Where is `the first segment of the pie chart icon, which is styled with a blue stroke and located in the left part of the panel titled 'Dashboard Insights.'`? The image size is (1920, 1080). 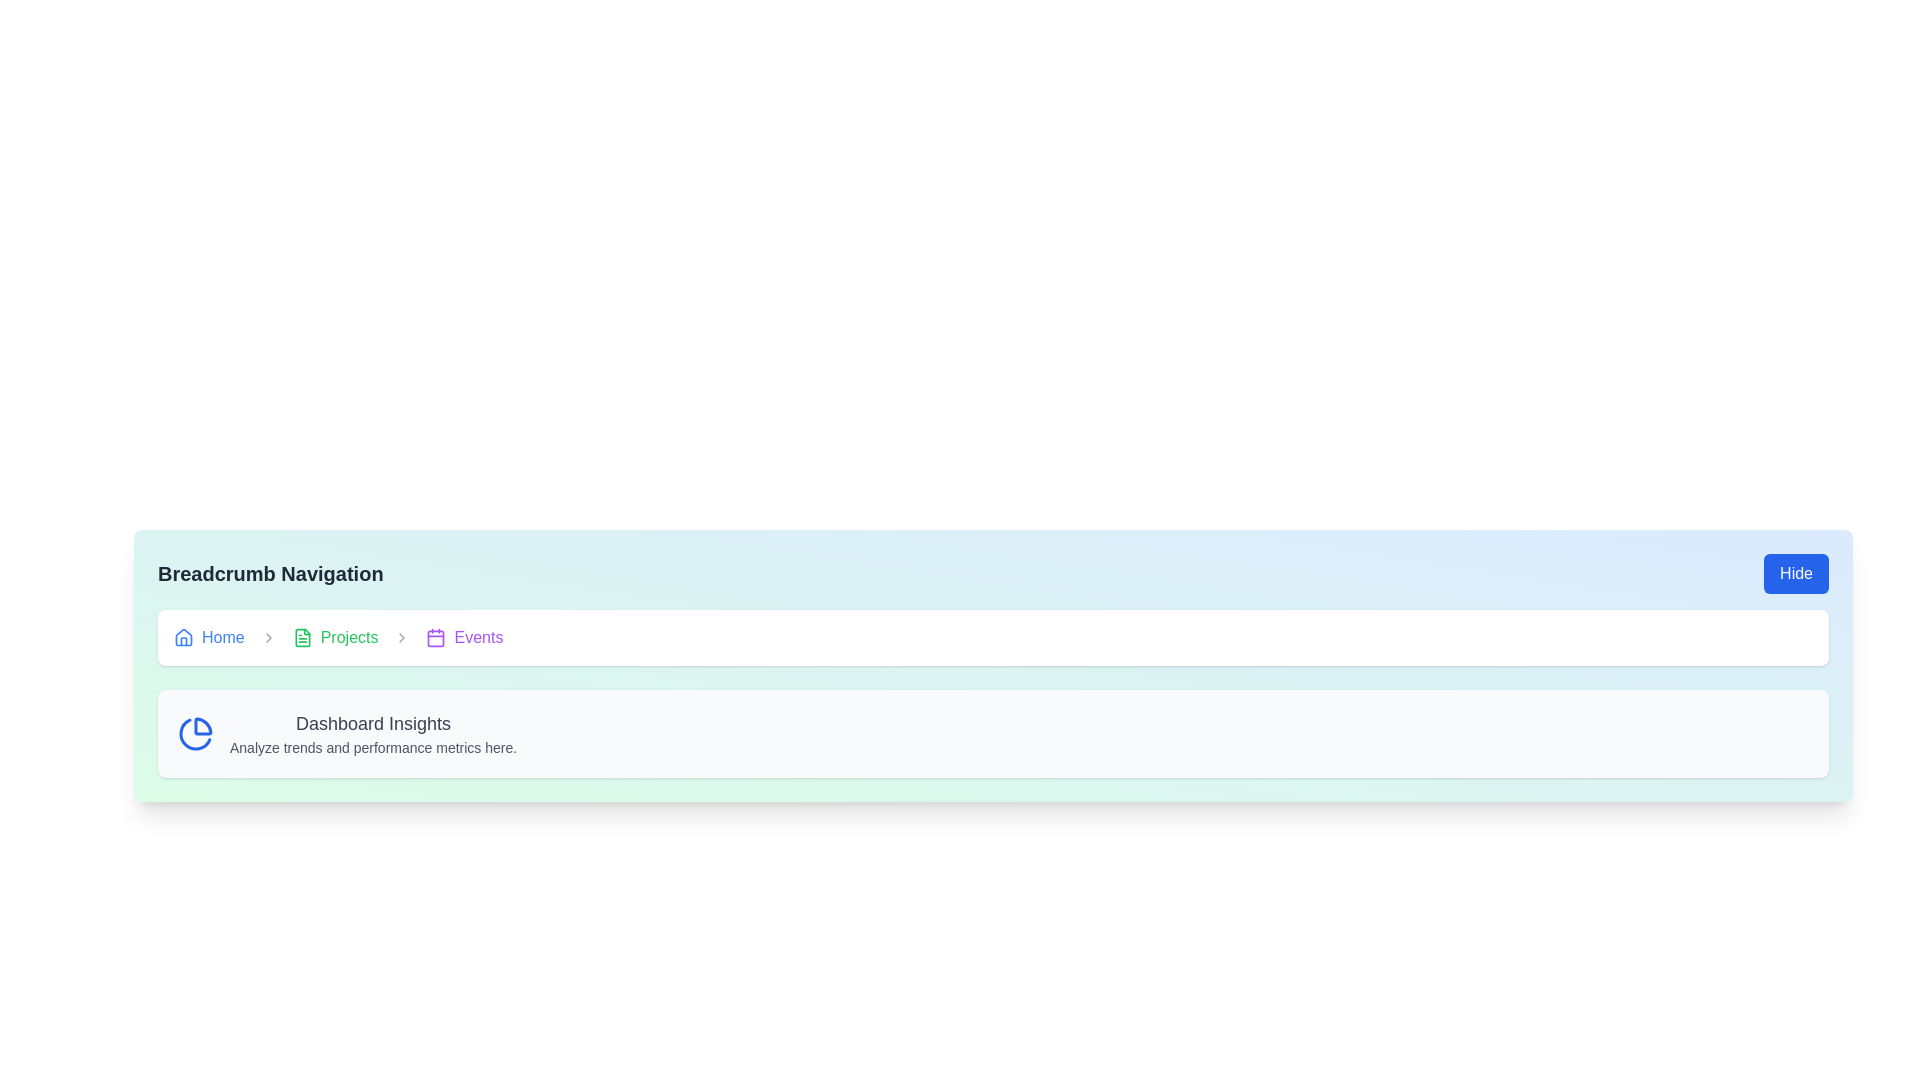
the first segment of the pie chart icon, which is styled with a blue stroke and located in the left part of the panel titled 'Dashboard Insights.' is located at coordinates (203, 726).